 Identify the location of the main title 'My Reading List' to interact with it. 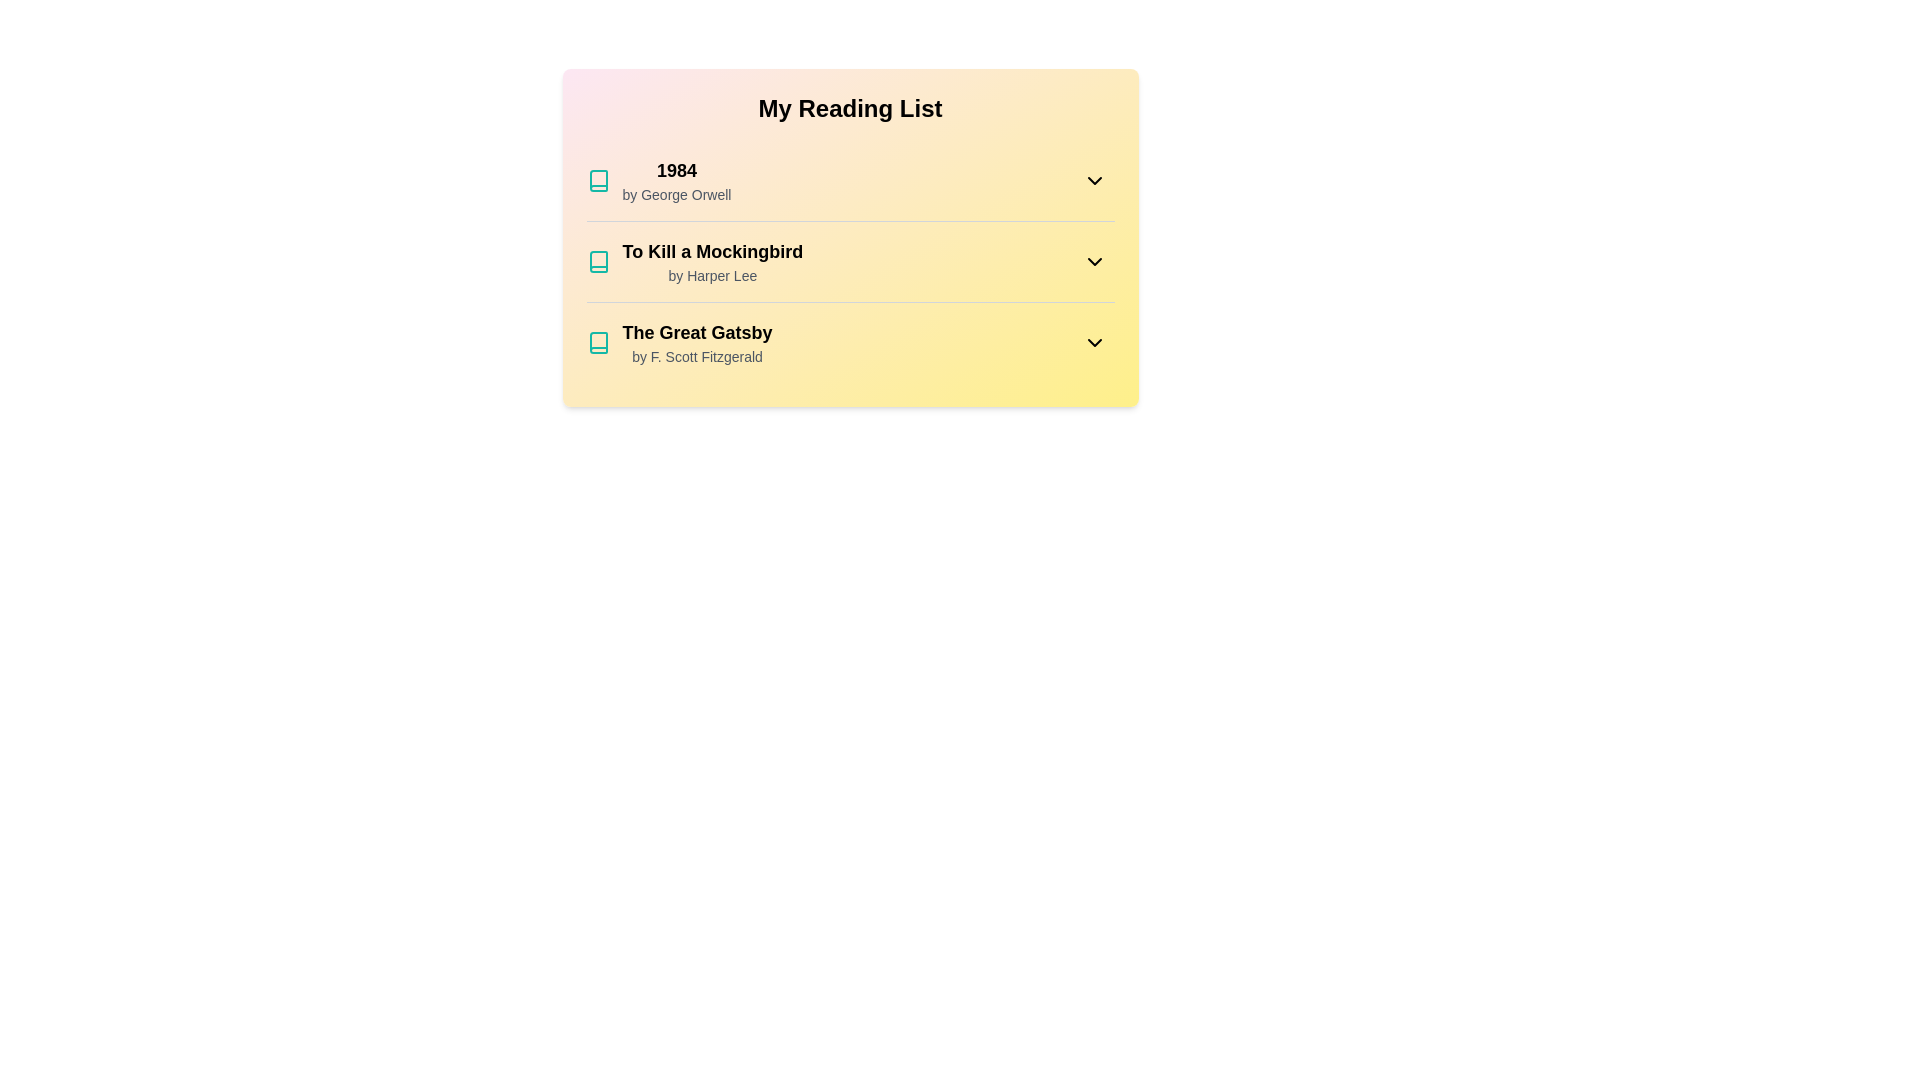
(850, 108).